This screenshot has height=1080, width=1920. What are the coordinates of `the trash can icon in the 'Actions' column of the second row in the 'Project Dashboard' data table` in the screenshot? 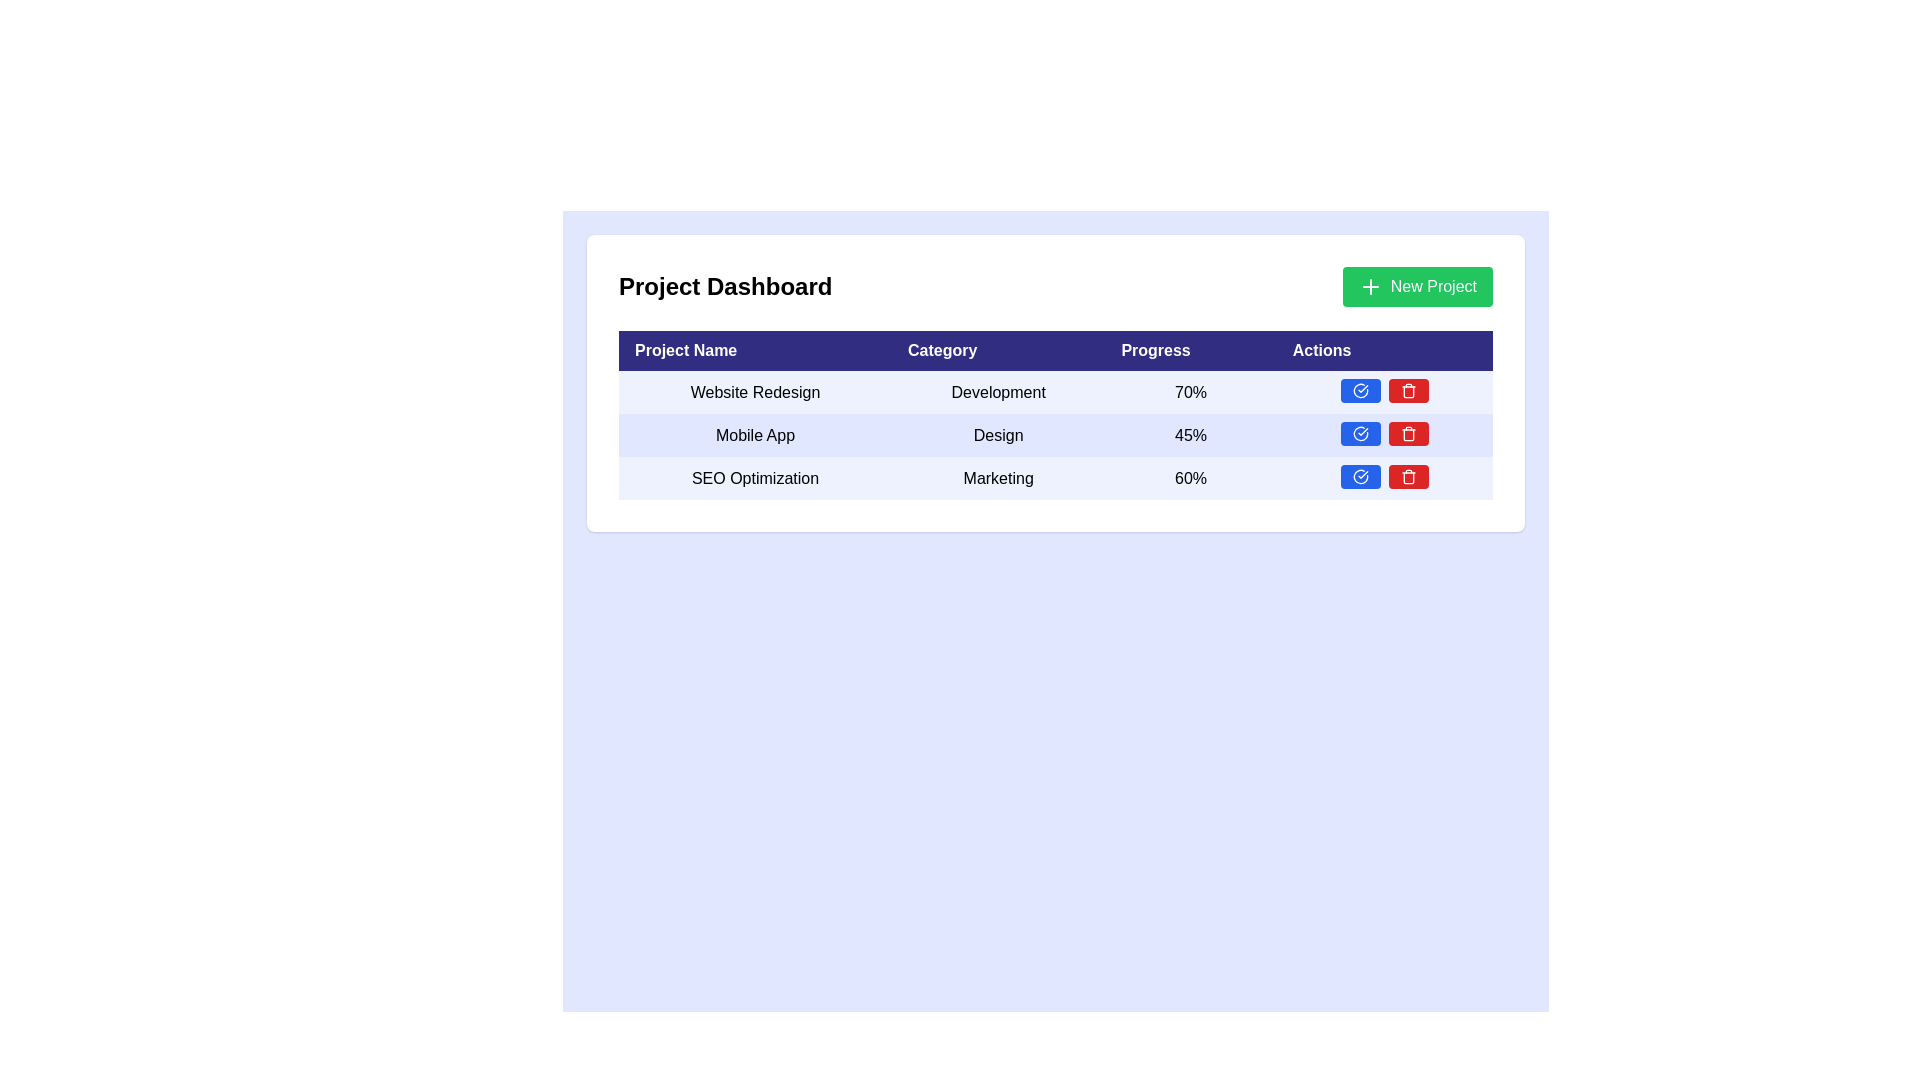 It's located at (1407, 433).